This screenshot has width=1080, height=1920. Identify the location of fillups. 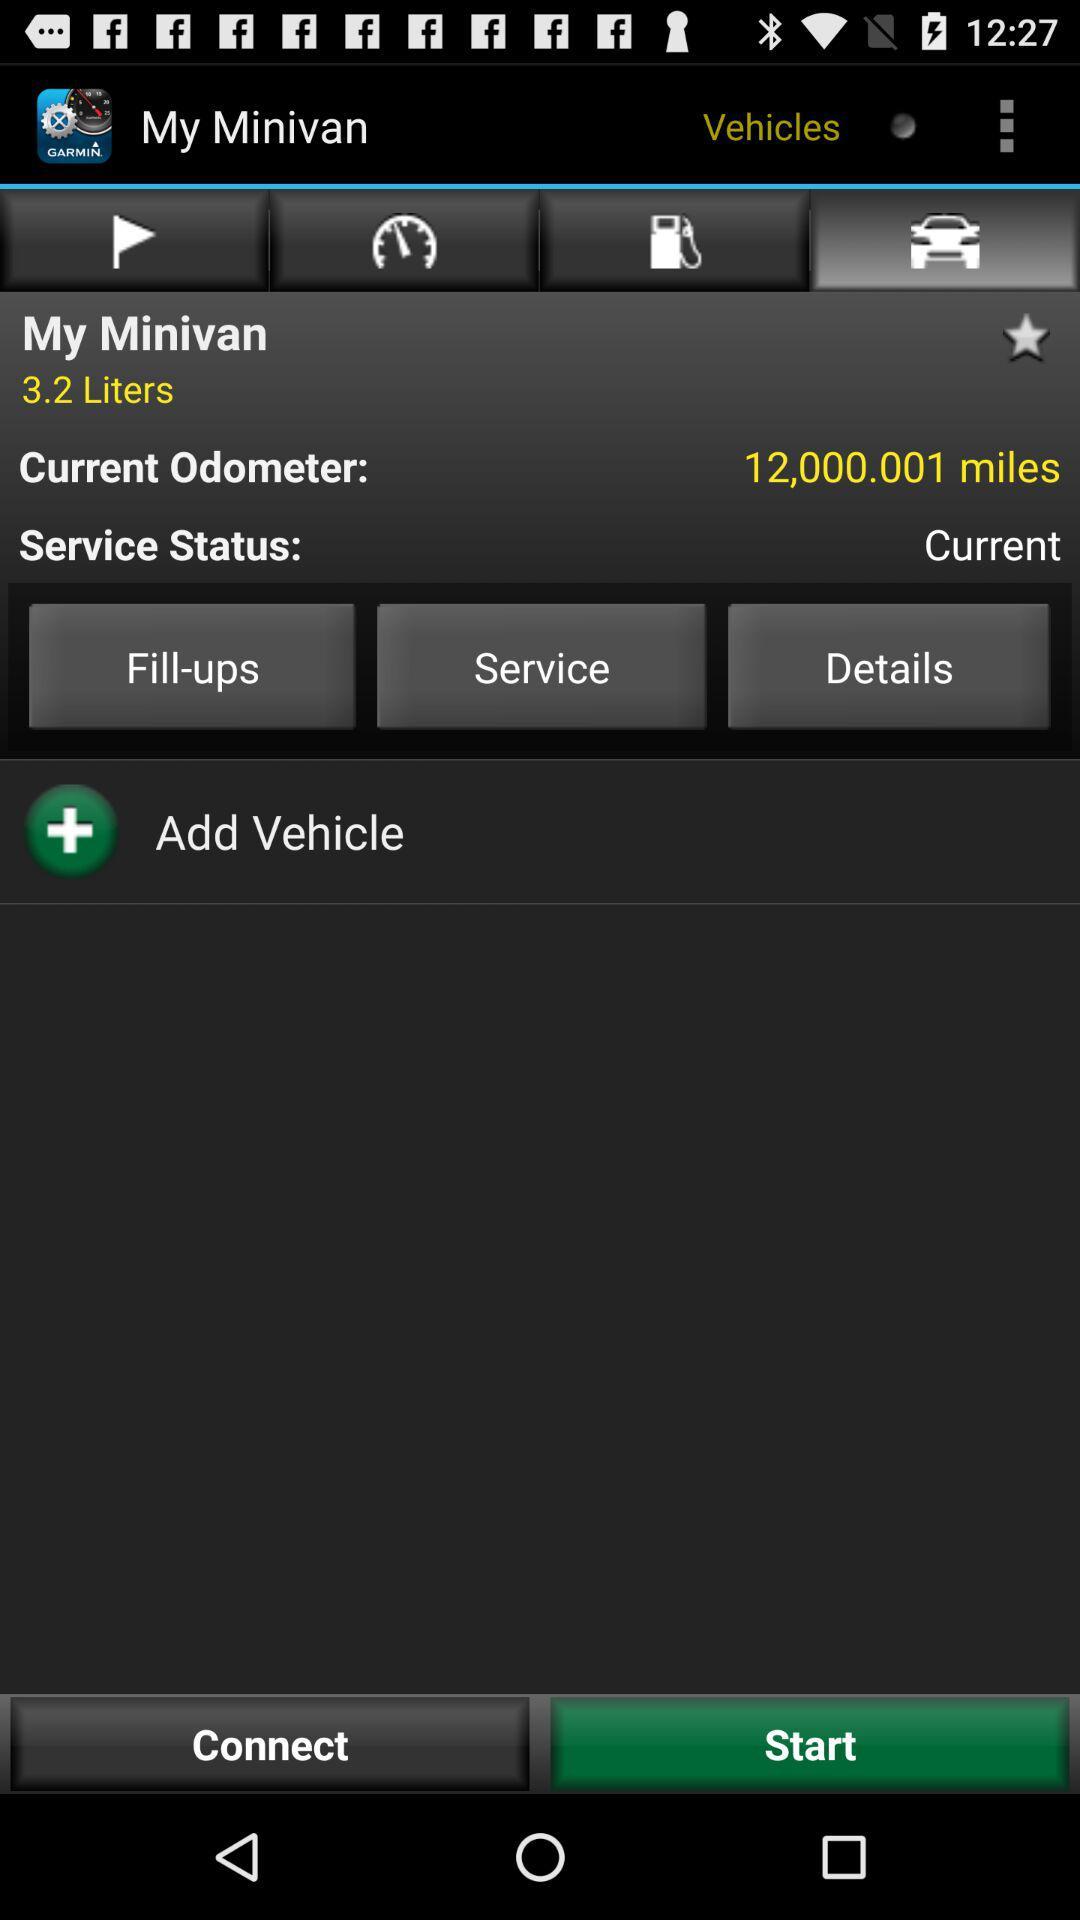
(192, 667).